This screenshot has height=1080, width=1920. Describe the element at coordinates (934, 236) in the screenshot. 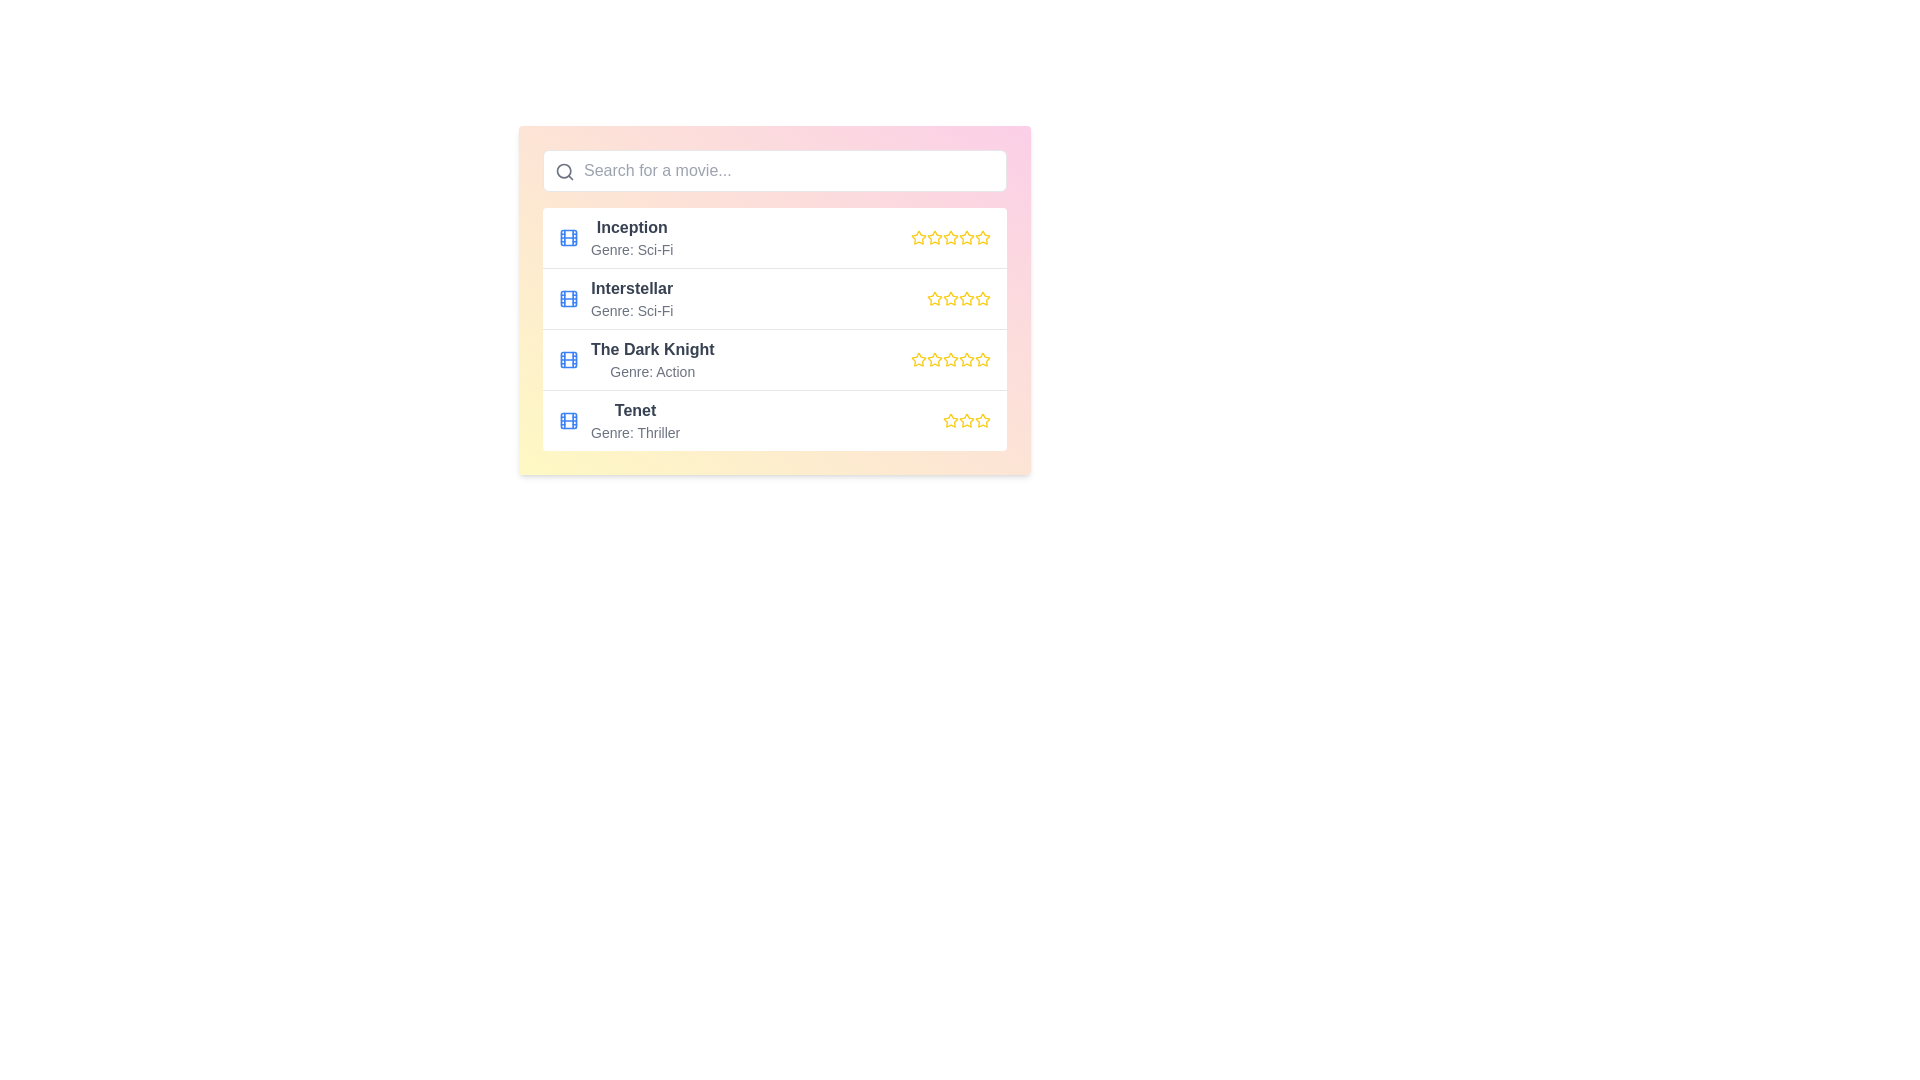

I see `the yellow star-shaped icon to rate the movie 'Inception', located on the right side of the 'Inception' row in the list of movie titles` at that location.